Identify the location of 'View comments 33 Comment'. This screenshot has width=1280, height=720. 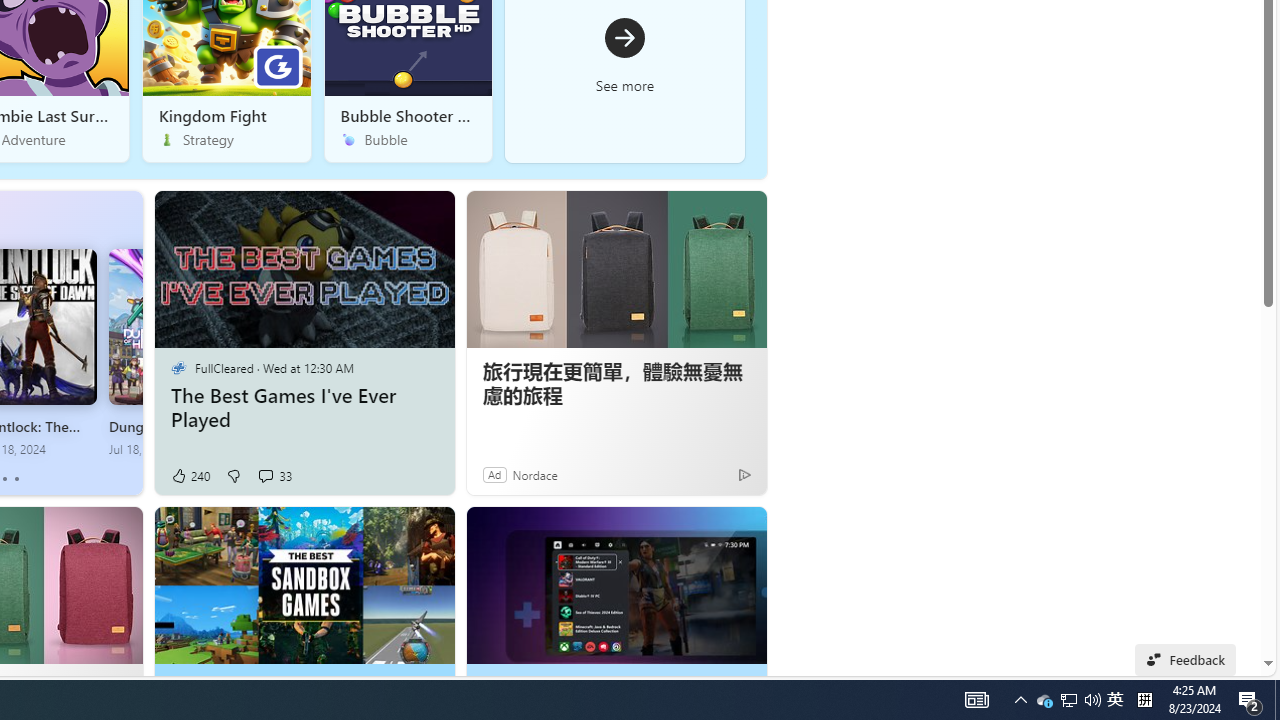
(264, 475).